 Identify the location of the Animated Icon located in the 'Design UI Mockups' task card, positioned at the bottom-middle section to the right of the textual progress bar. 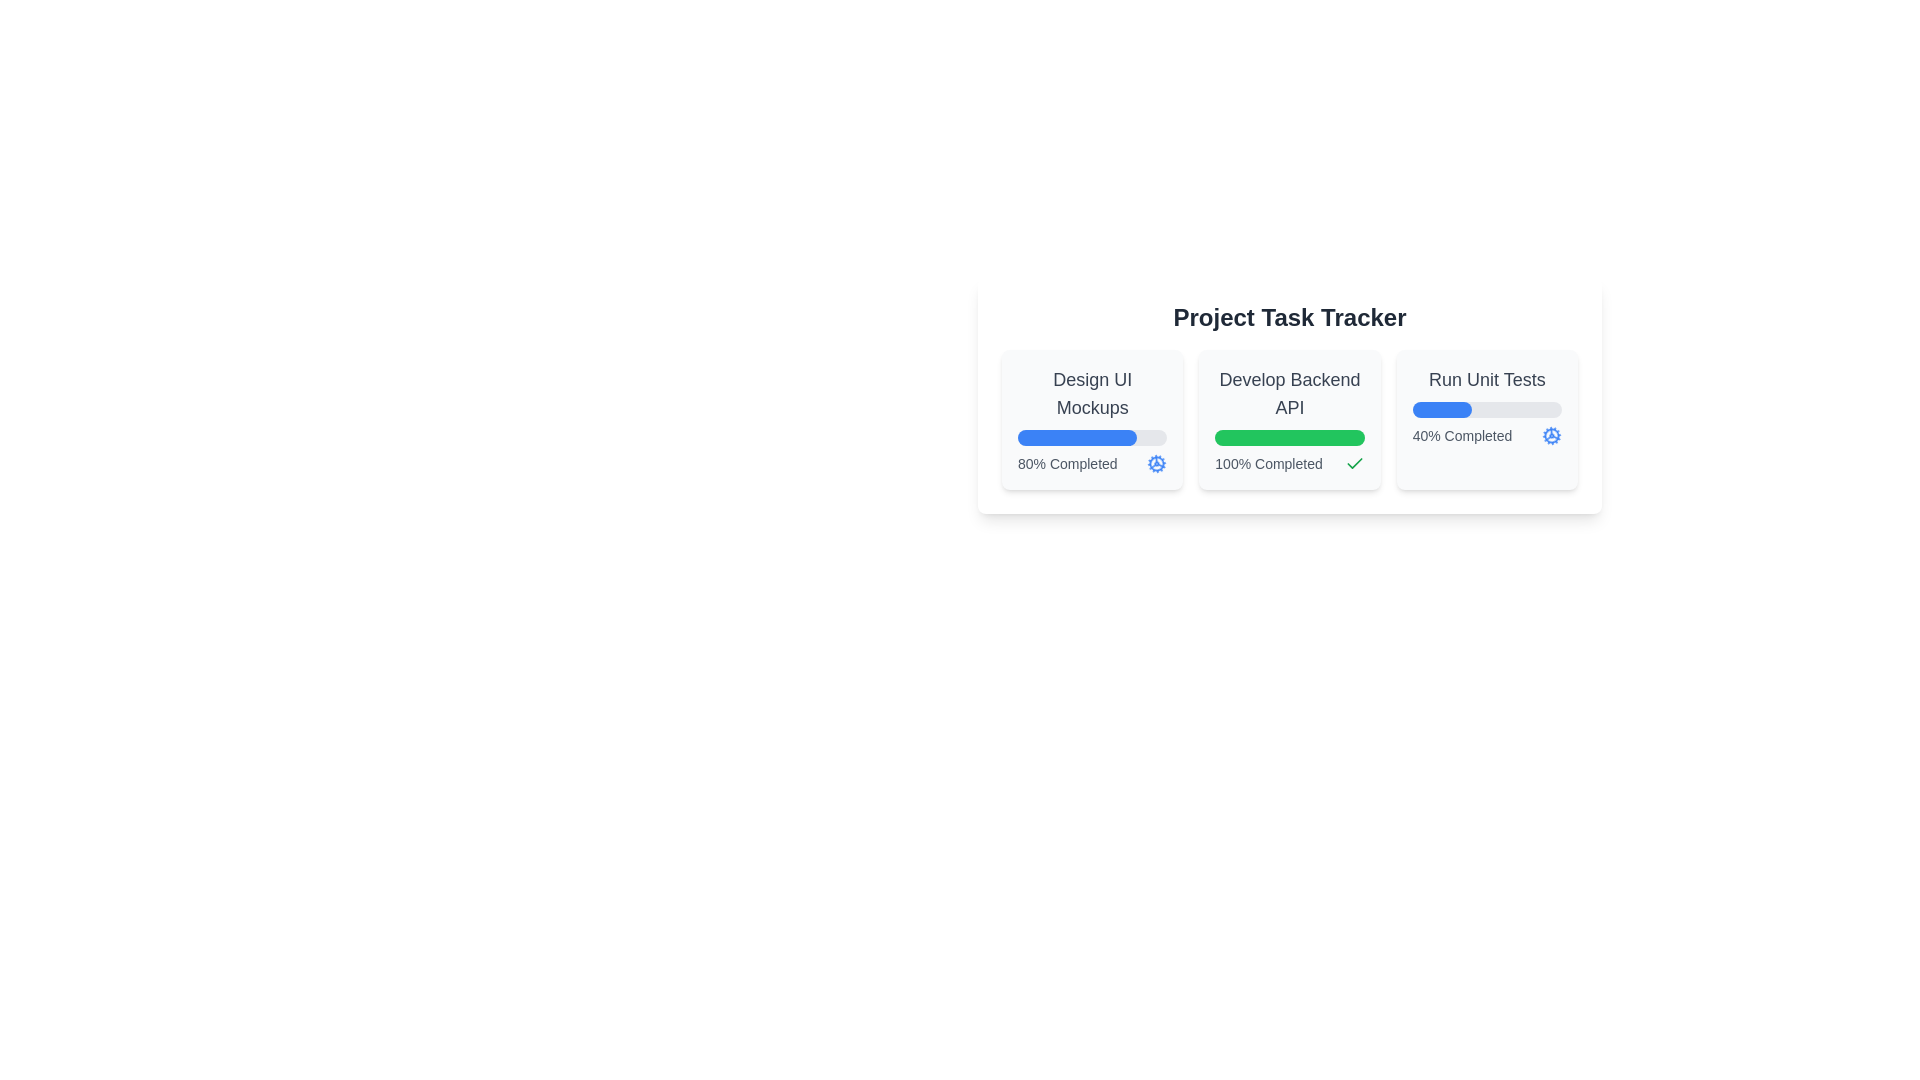
(1157, 463).